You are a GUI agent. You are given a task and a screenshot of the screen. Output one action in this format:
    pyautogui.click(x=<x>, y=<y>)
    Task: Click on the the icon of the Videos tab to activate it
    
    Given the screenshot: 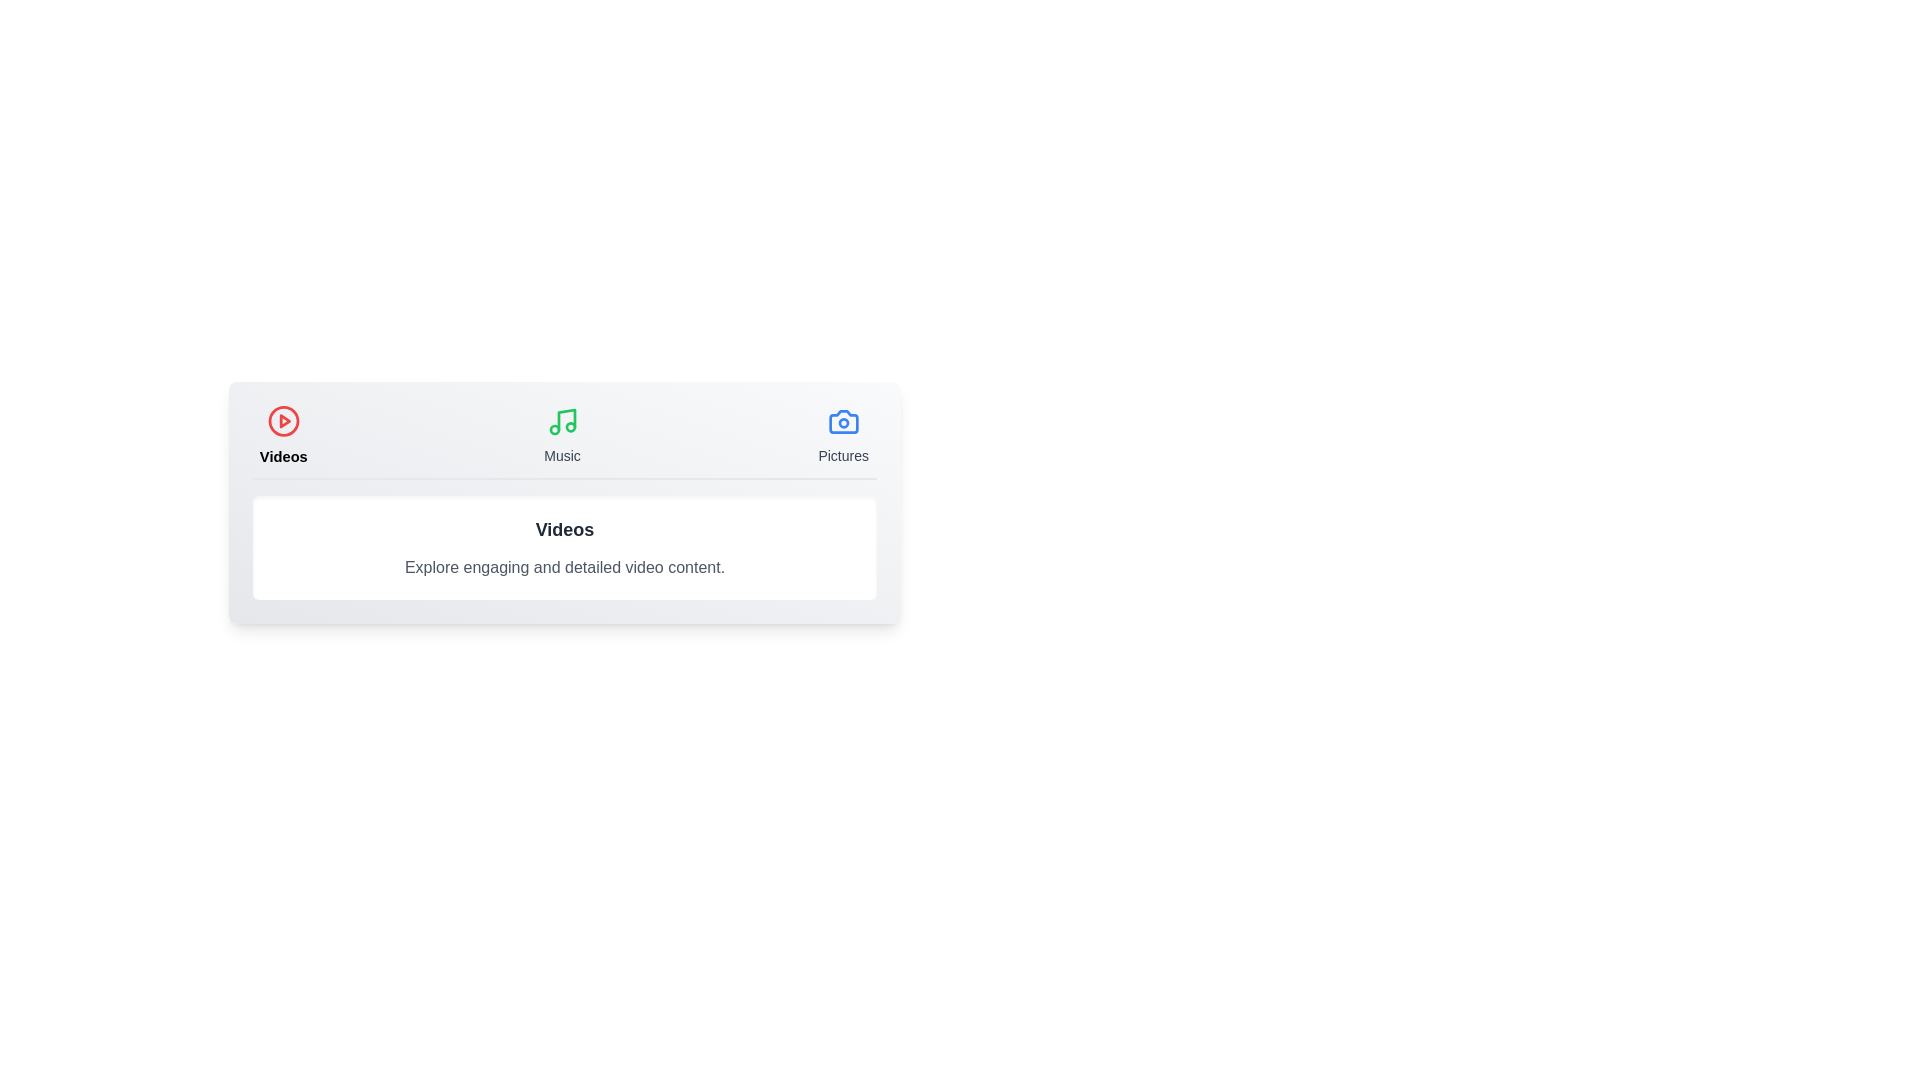 What is the action you would take?
    pyautogui.click(x=282, y=420)
    